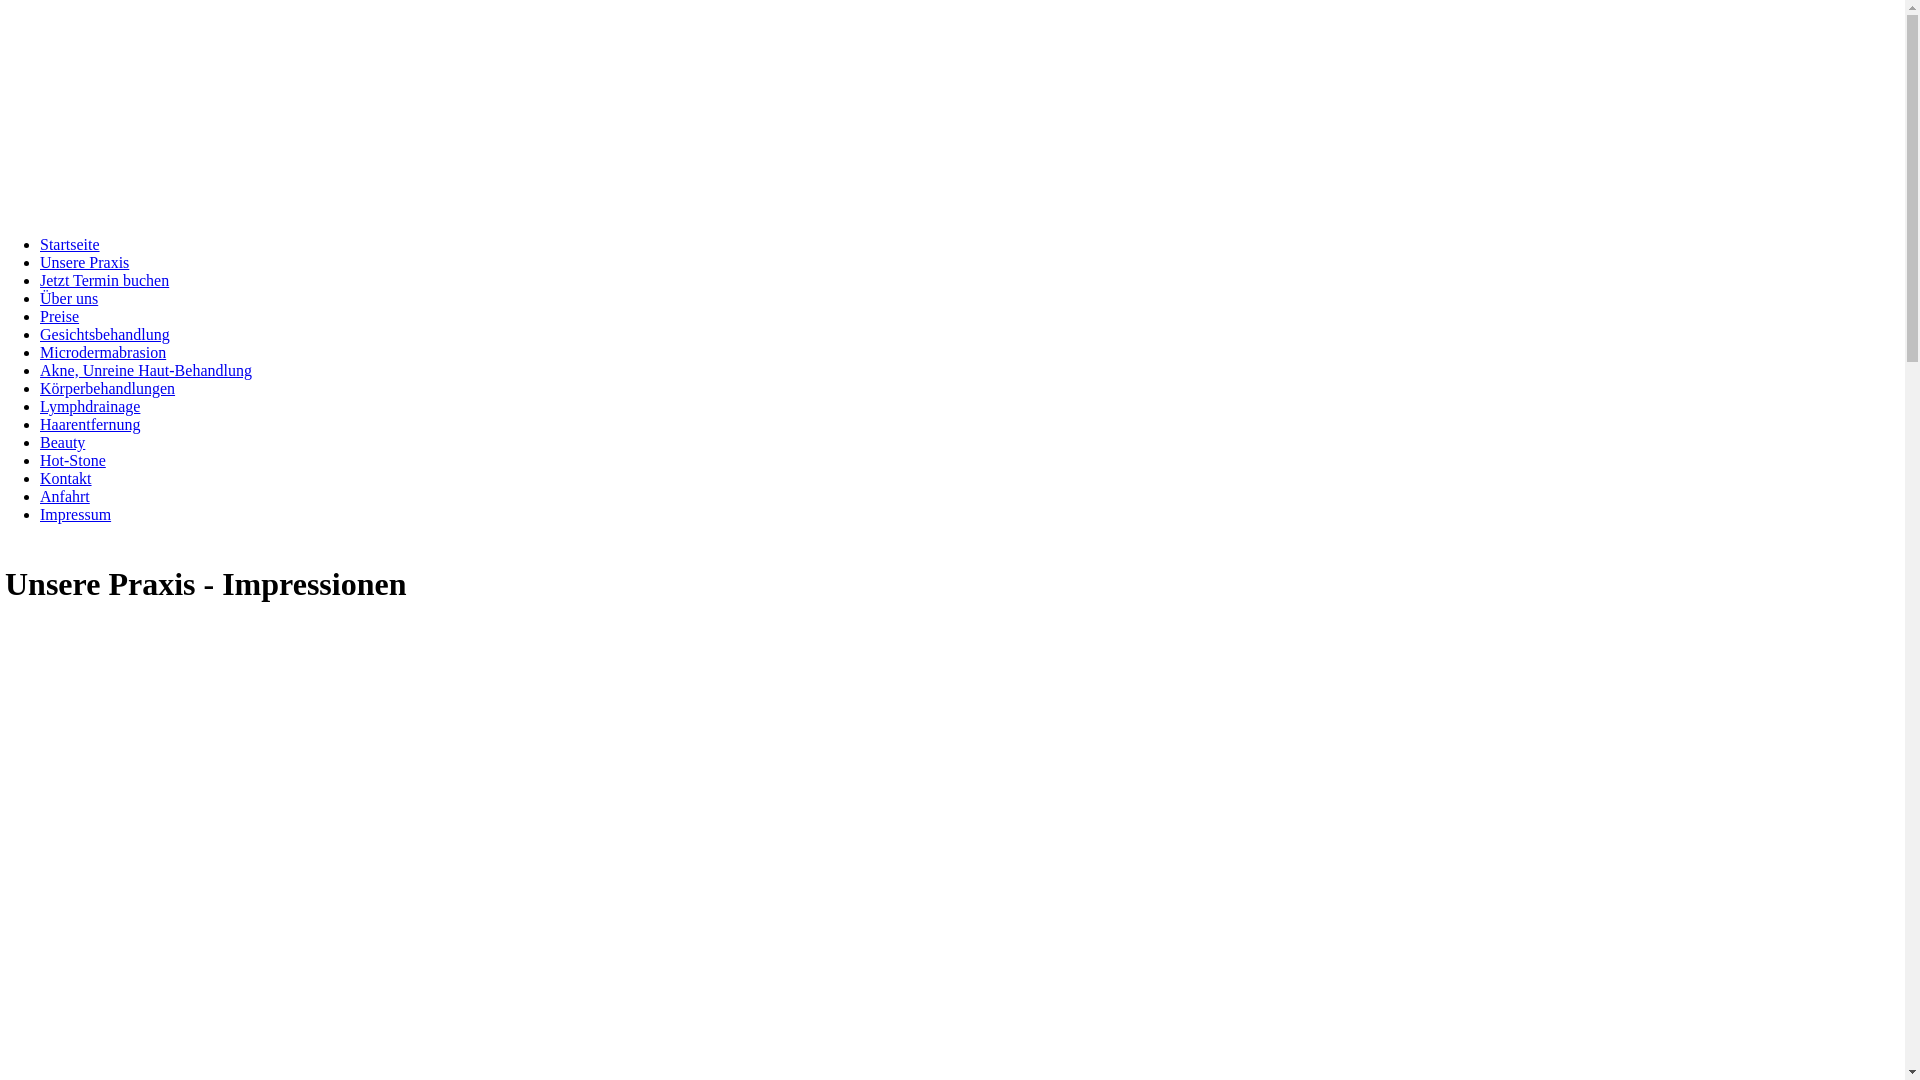 This screenshot has width=1920, height=1080. What do you see at coordinates (83, 261) in the screenshot?
I see `'Unsere Praxis'` at bounding box center [83, 261].